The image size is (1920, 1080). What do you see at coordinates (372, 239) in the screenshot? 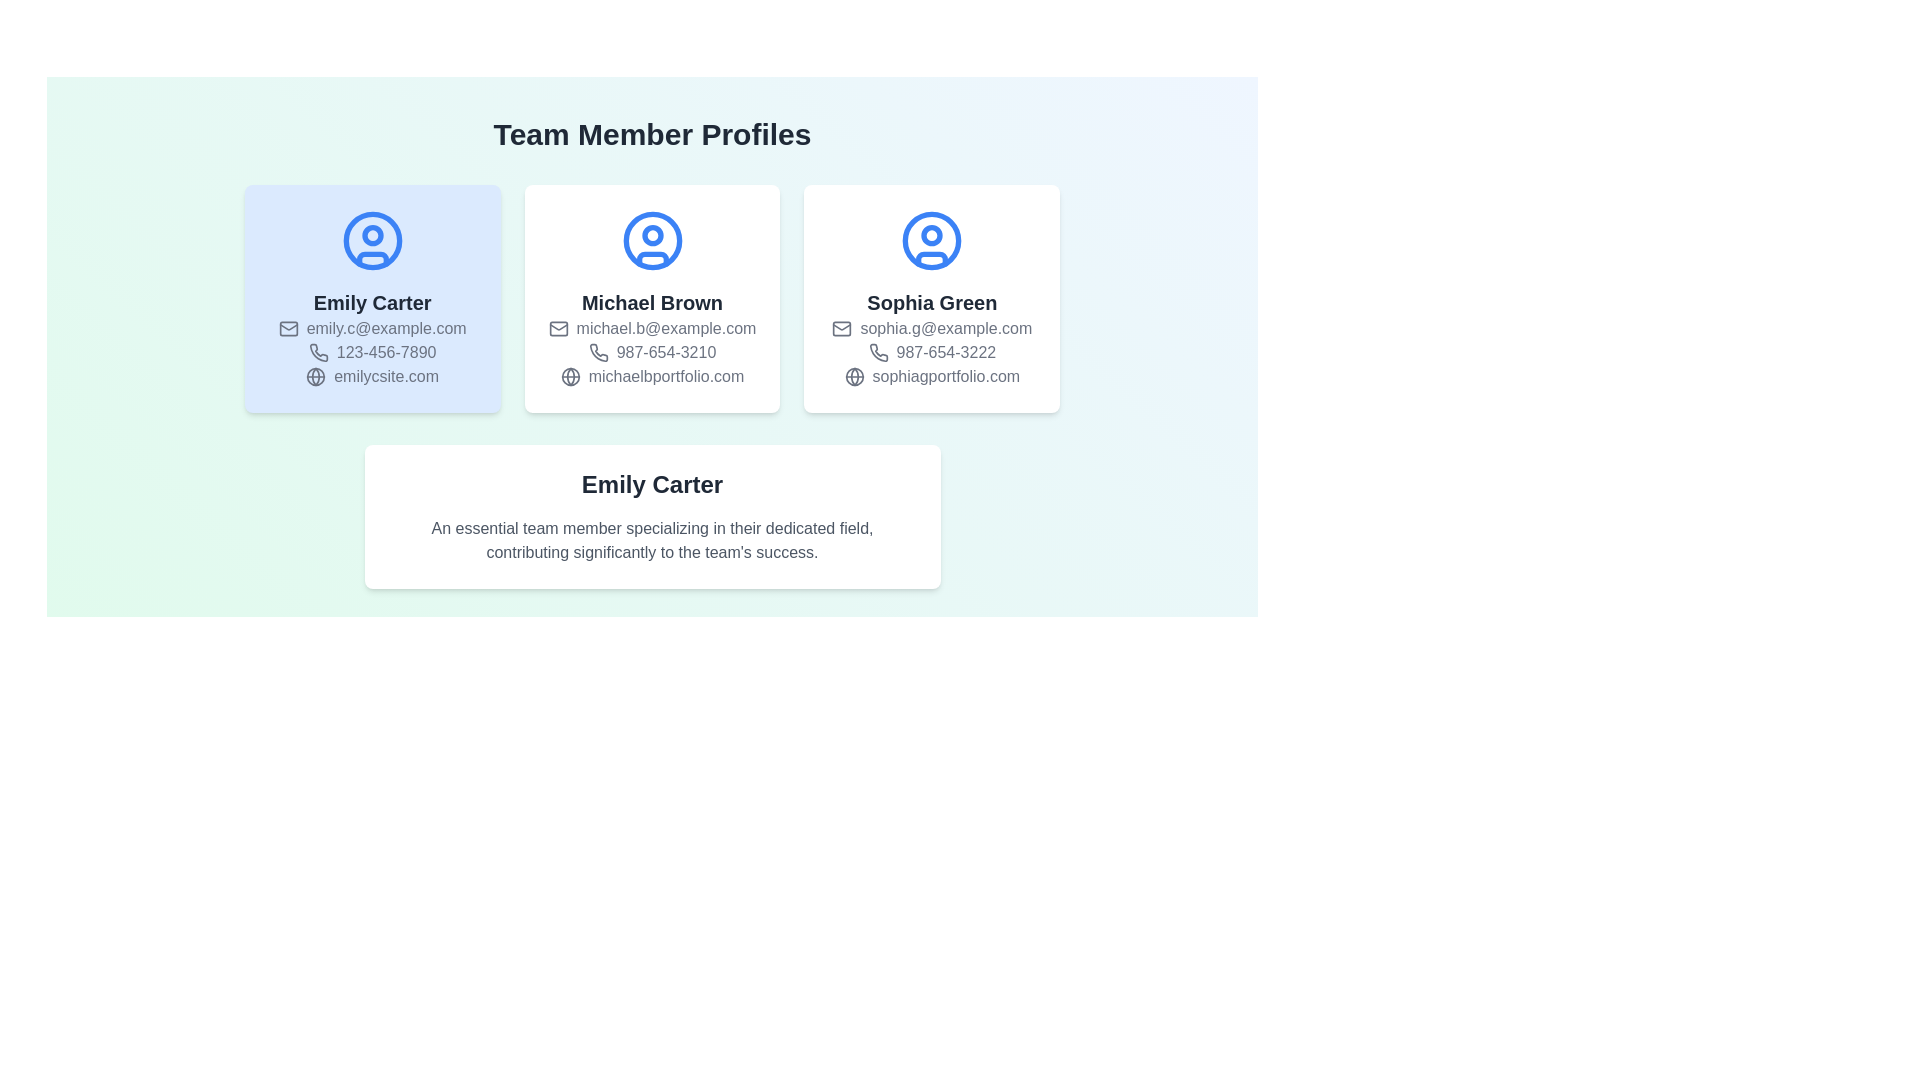
I see `the decorative user profile icon representing 'Emily Carter' in the Team Member Profiles section, positioned at the top-center of the card` at bounding box center [372, 239].